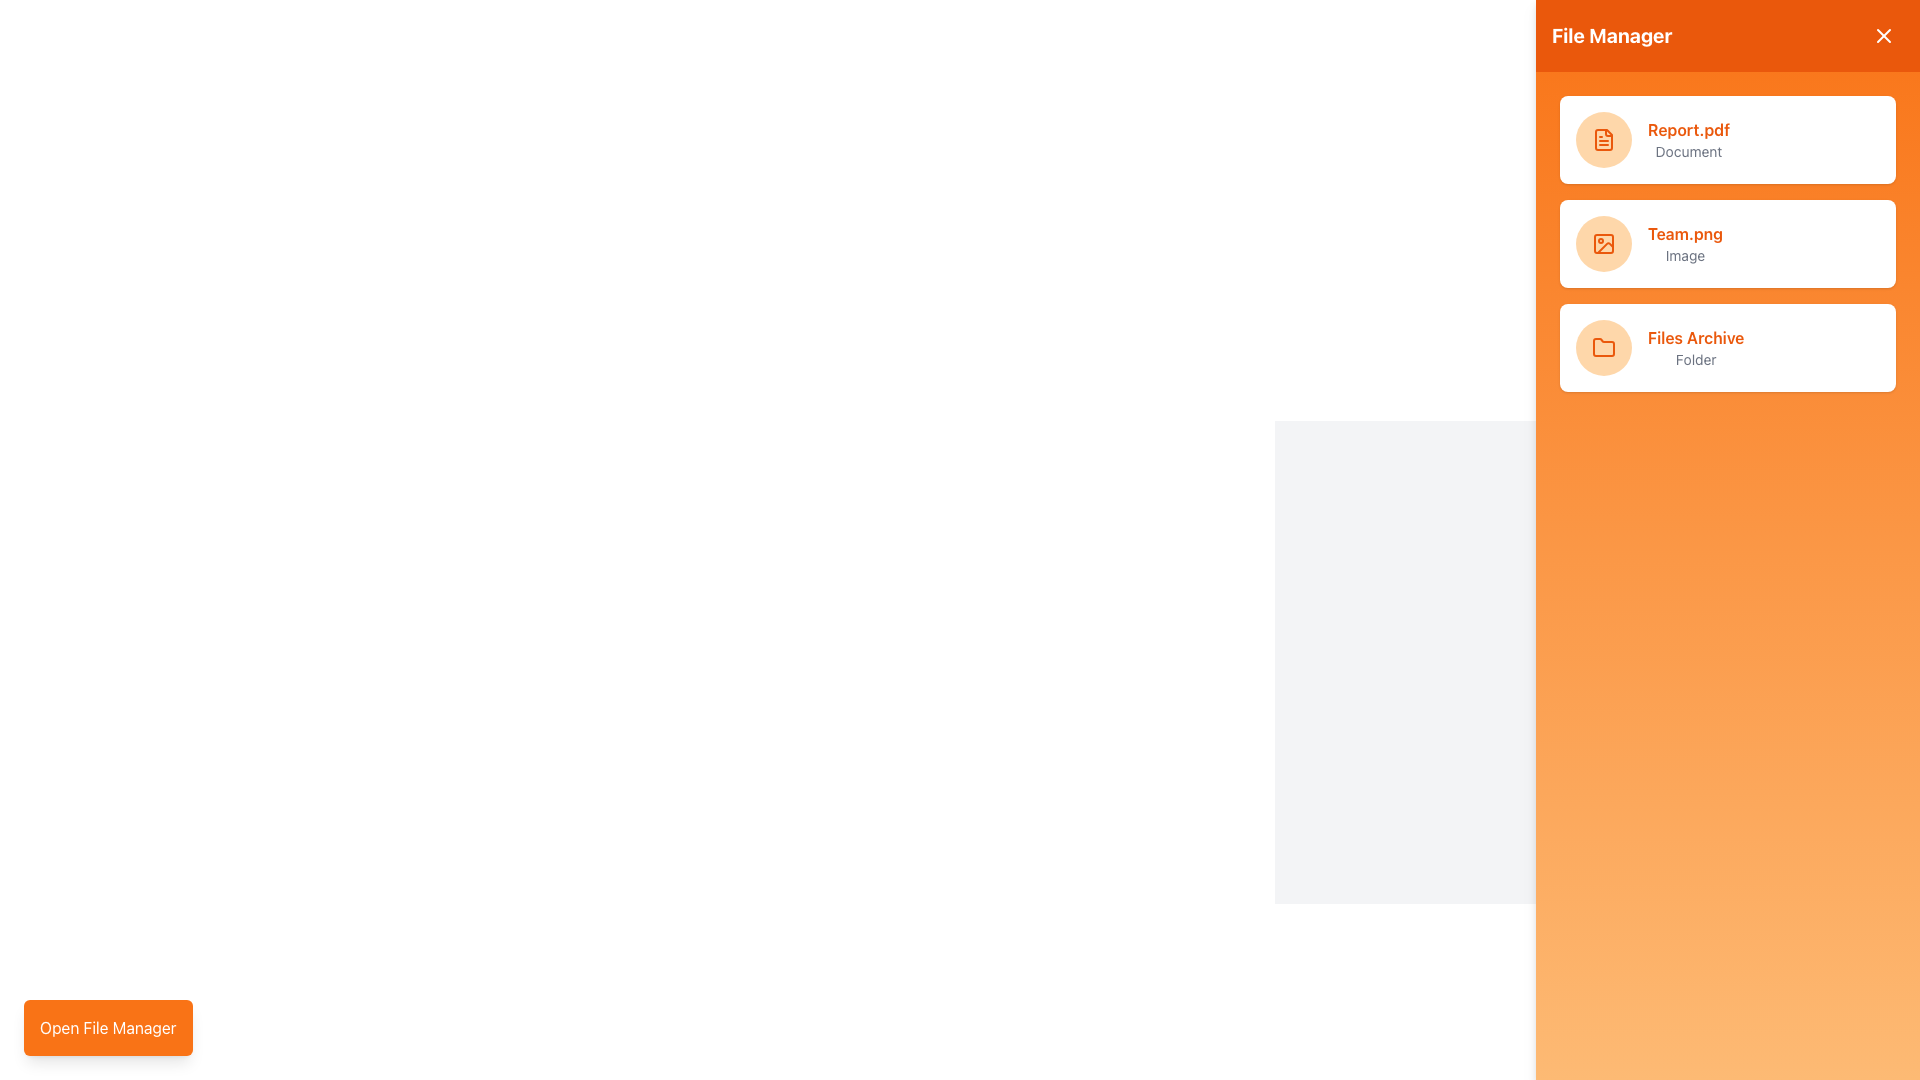 Image resolution: width=1920 pixels, height=1080 pixels. I want to click on the first List Item (File Card) in the File Manager panel, which displays 'Report.pdf' and 'Document', so click(1727, 138).